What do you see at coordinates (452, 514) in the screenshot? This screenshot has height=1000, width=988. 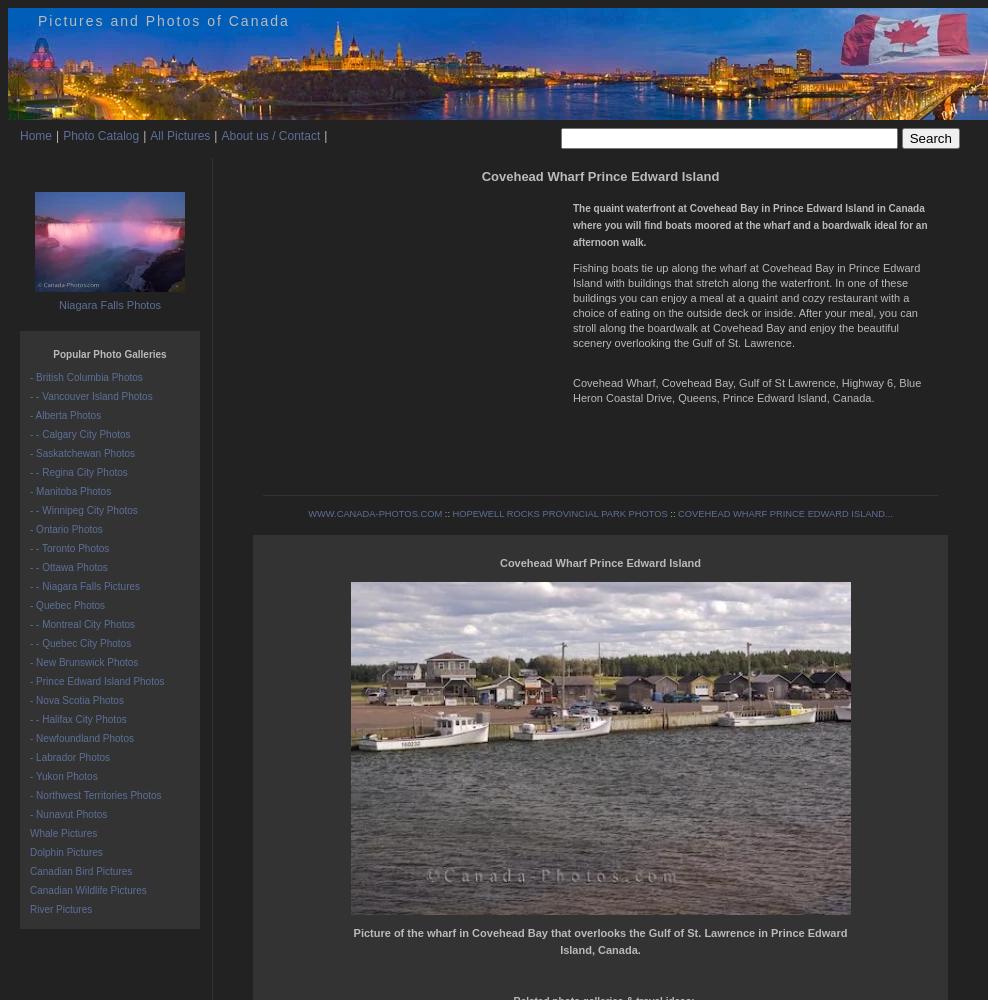 I see `'HOPEWELL ROCKS PROVINCIAL PARK PHOTOS'` at bounding box center [452, 514].